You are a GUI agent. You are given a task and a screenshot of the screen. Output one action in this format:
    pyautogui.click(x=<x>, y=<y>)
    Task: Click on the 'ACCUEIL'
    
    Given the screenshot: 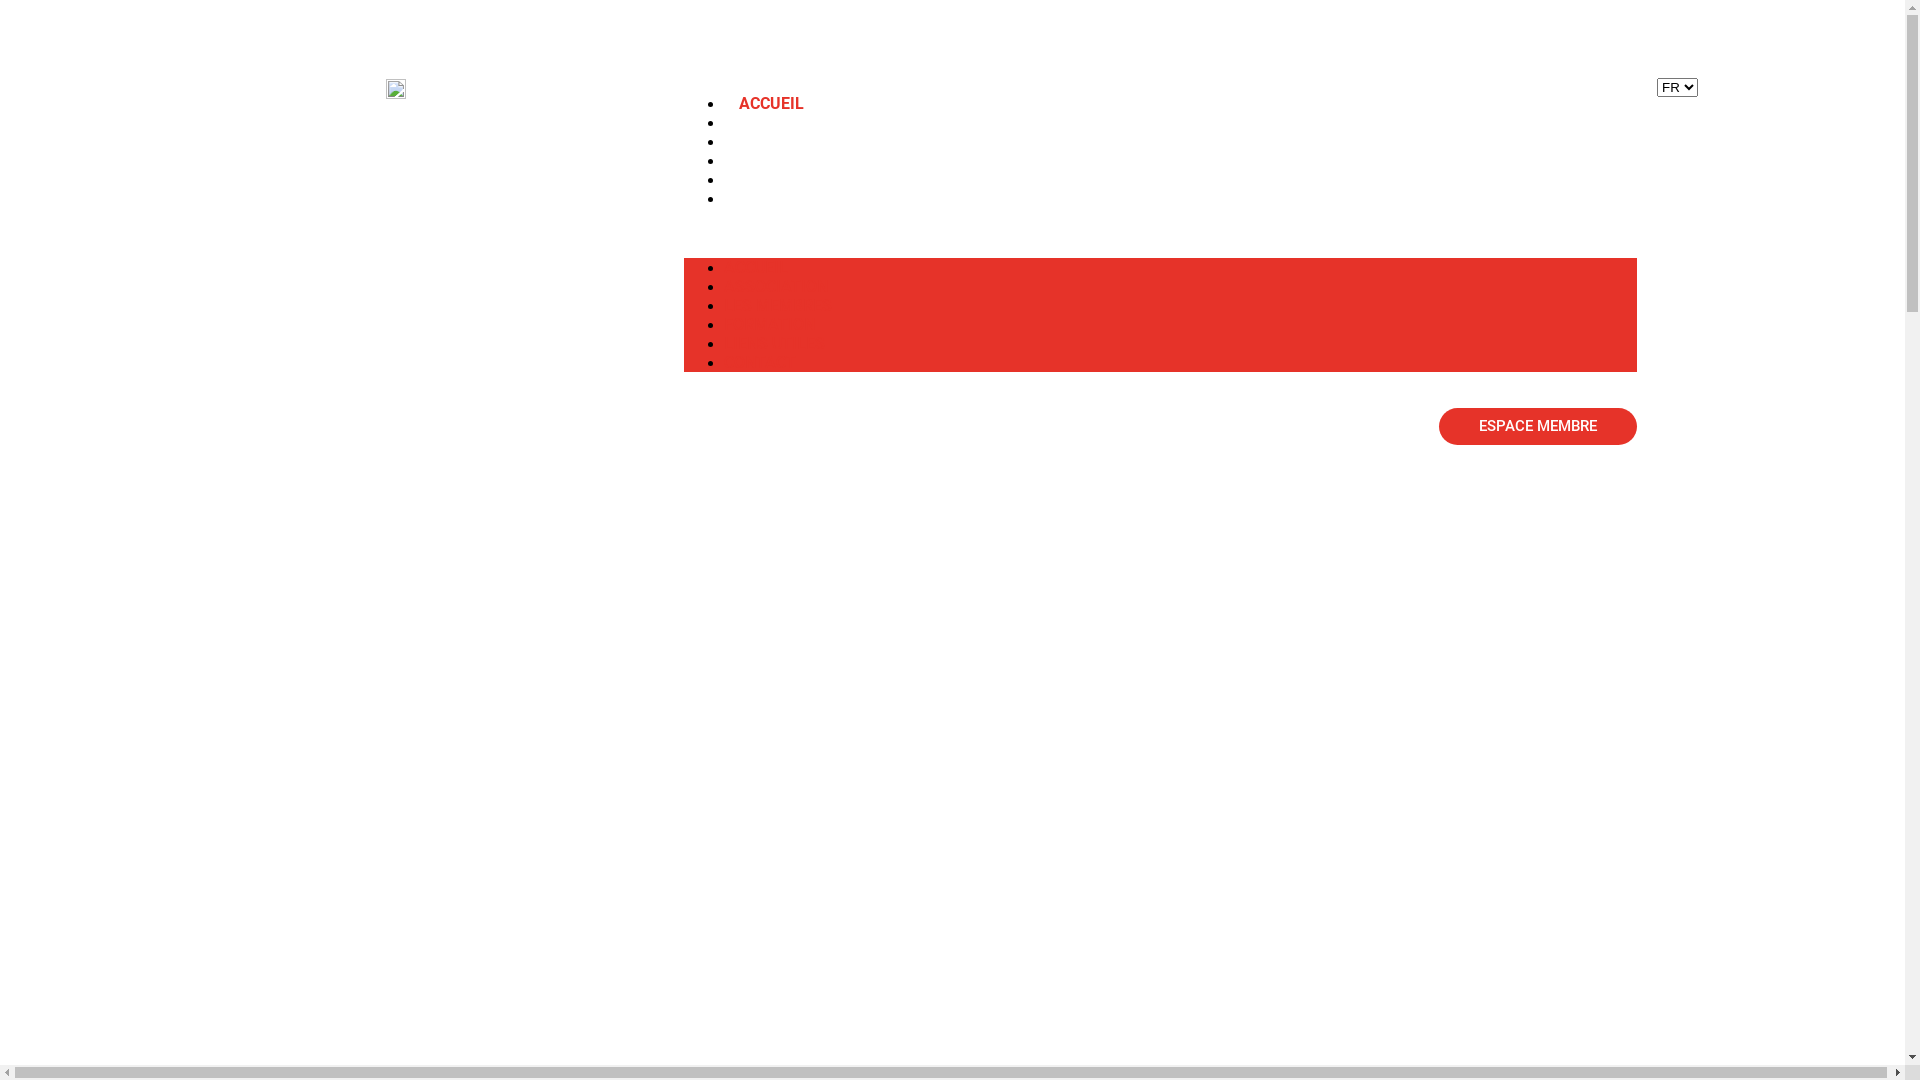 What is the action you would take?
    pyautogui.click(x=754, y=266)
    